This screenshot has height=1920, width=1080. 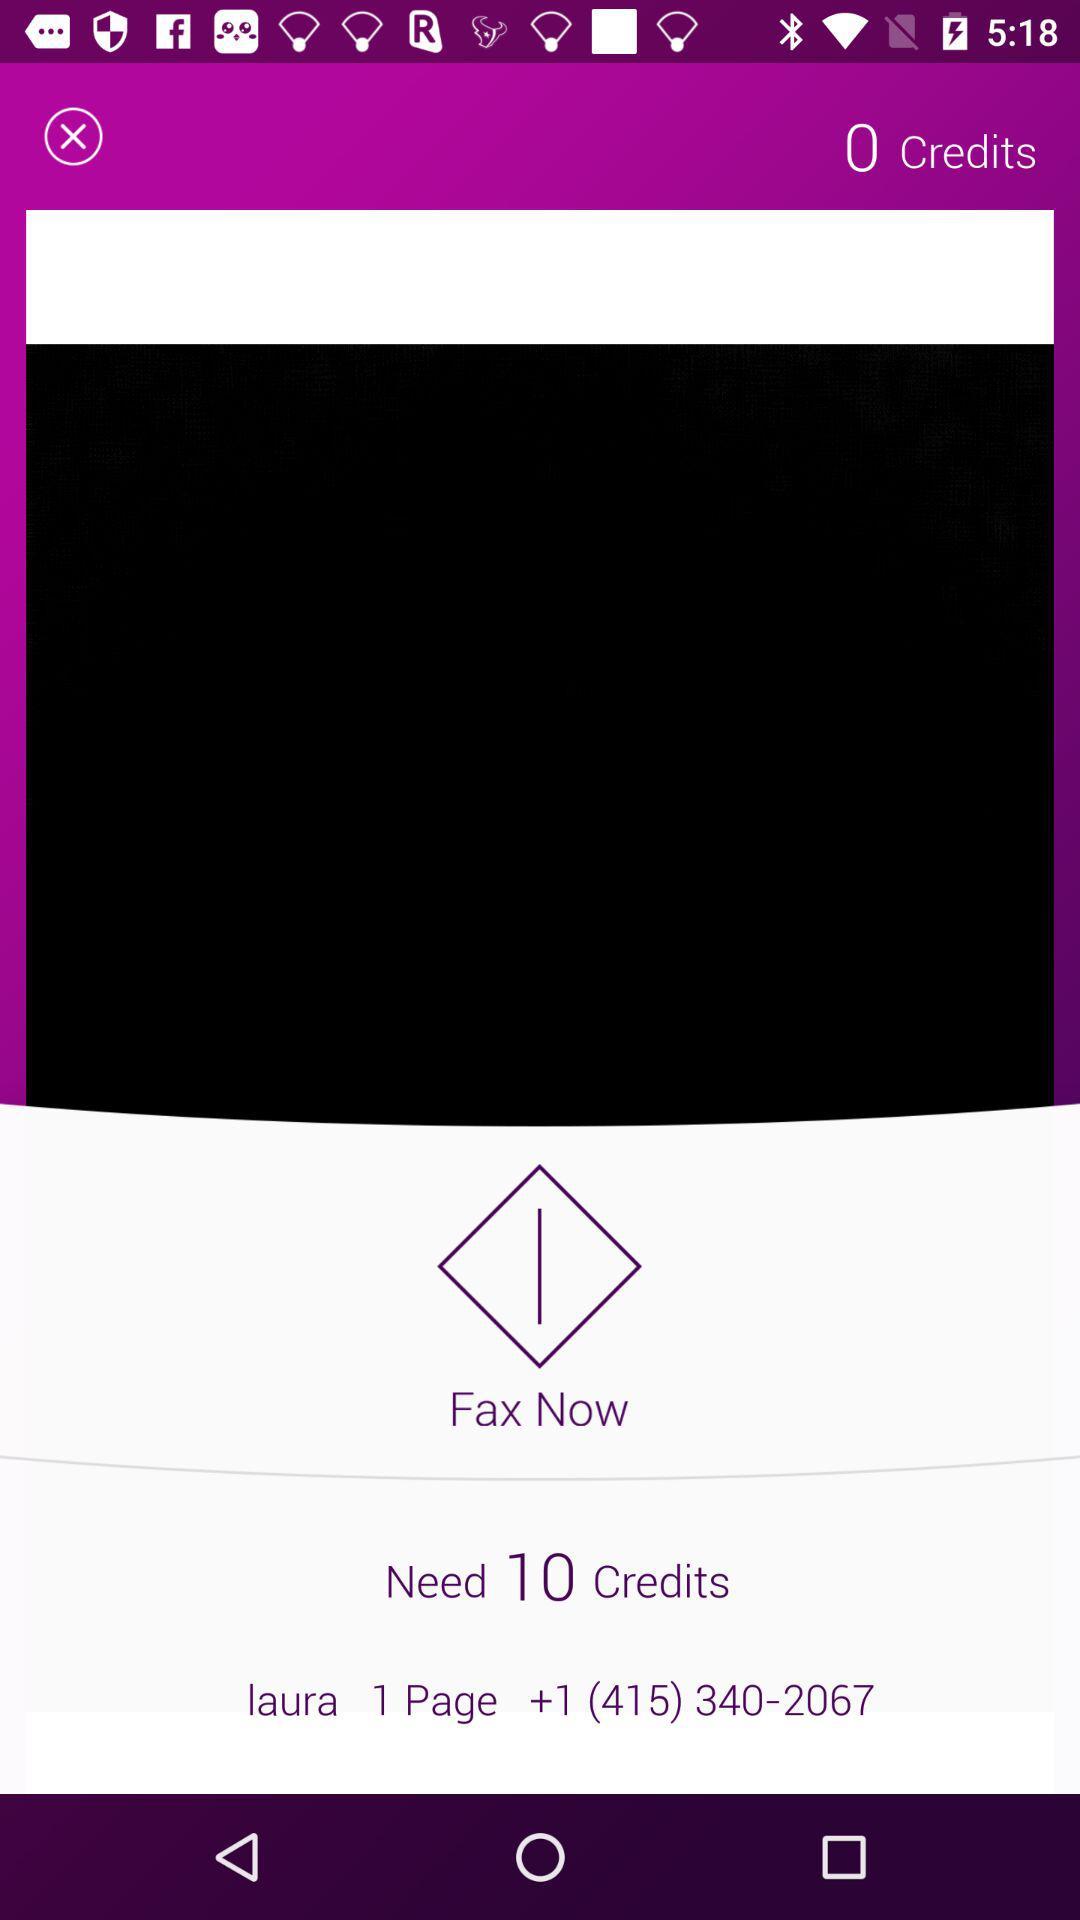 I want to click on the app next to the credits app, so click(x=861, y=144).